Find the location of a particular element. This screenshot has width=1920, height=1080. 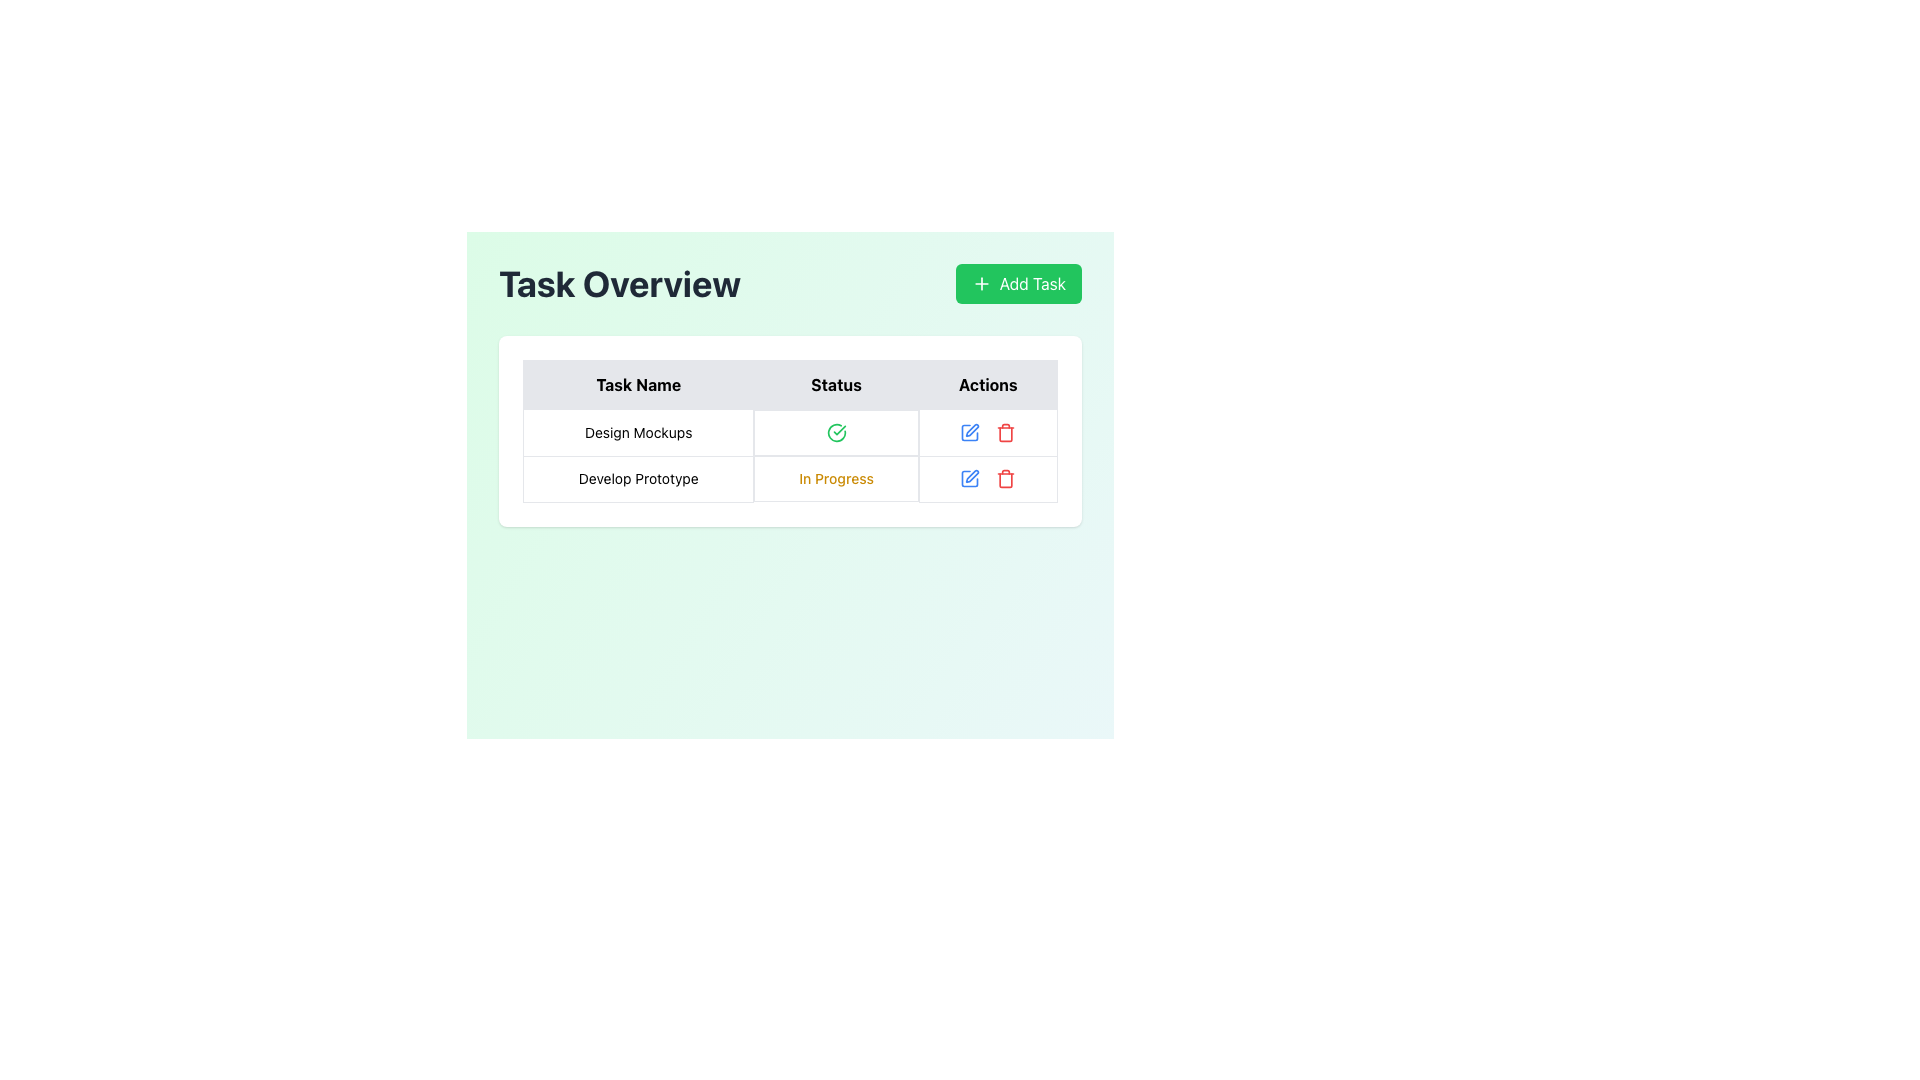

the Table Header Cell containing the bolded text 'Task Name', located at the top-left corner of a three-column table is located at coordinates (637, 385).